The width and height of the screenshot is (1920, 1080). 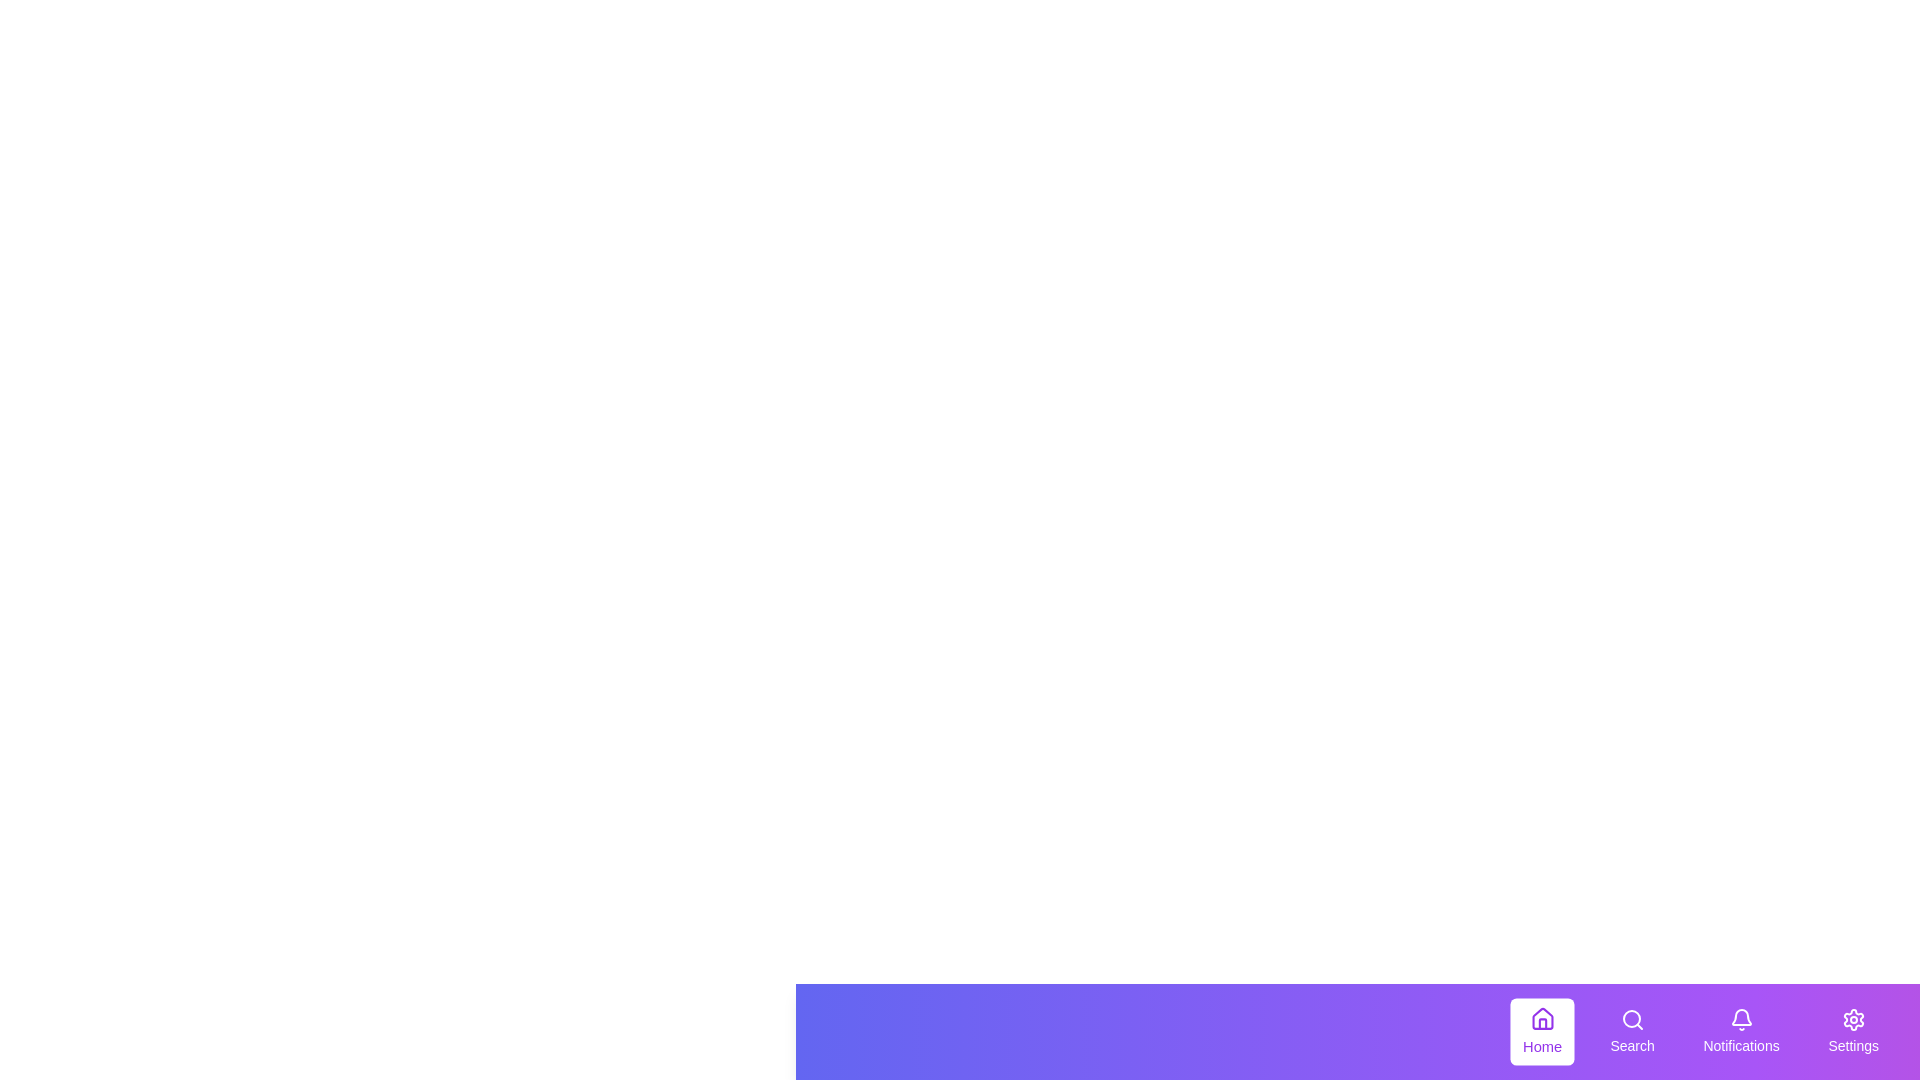 What do you see at coordinates (1542, 1032) in the screenshot?
I see `the Home tab to observe hover effects` at bounding box center [1542, 1032].